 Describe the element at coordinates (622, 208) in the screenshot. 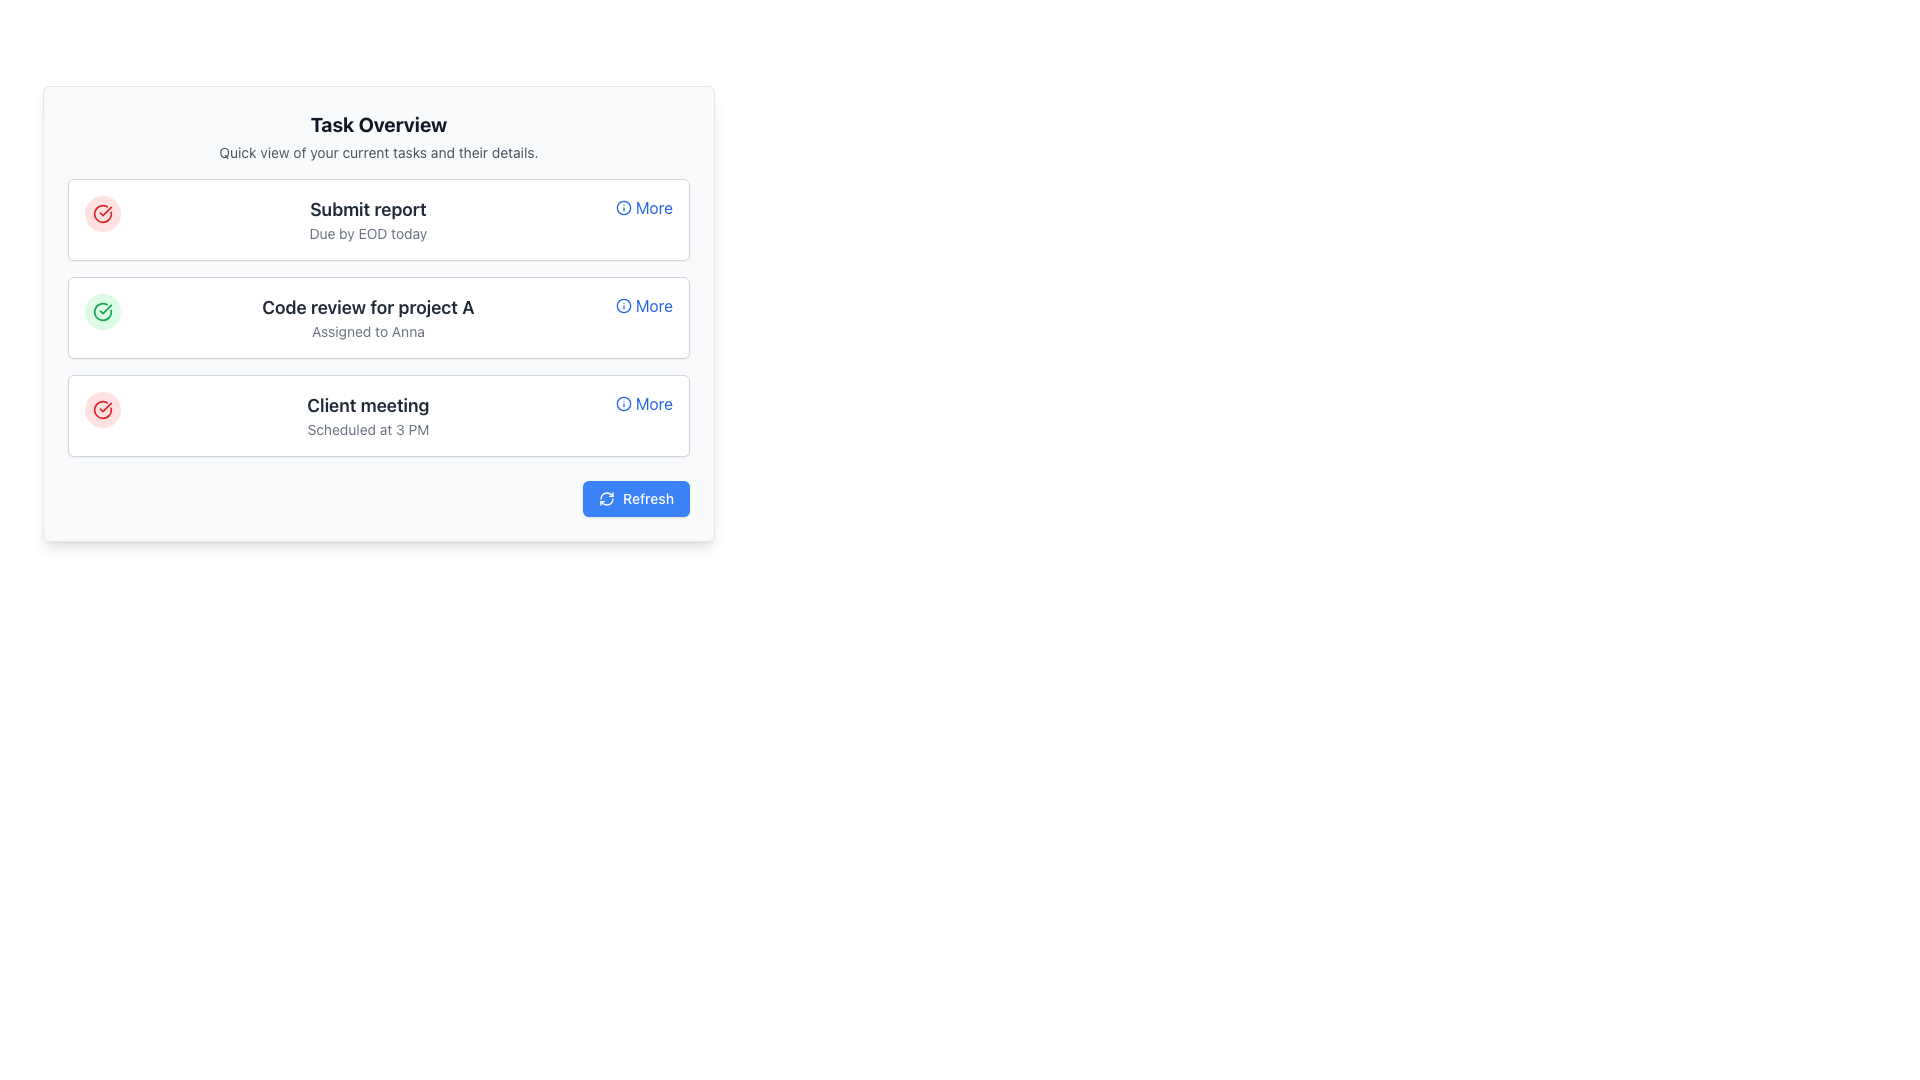

I see `the SVG-based icon that indicates additional details or options associated with the 'More' text in the 'Submit report' task card` at that location.